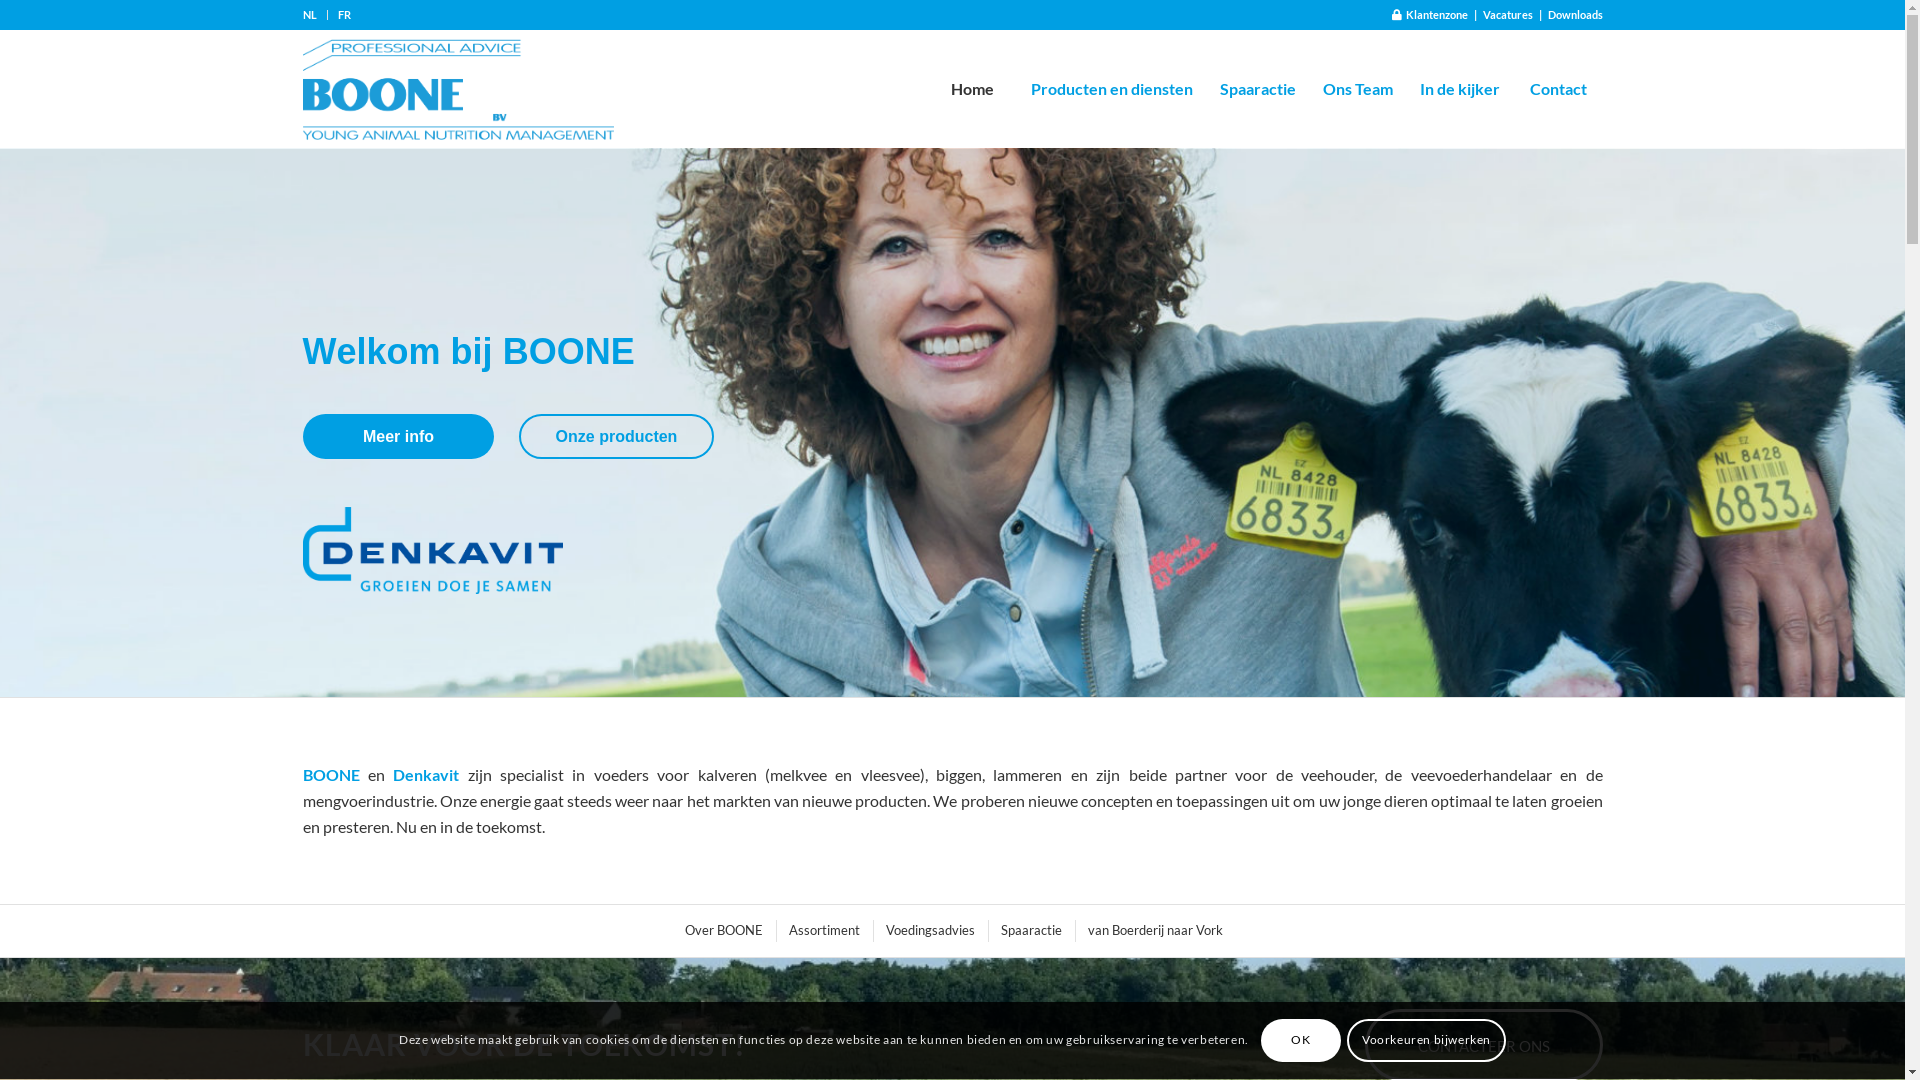 Image resolution: width=1920 pixels, height=1080 pixels. Describe the element at coordinates (926, 930) in the screenshot. I see `'Voedingsadvies'` at that location.